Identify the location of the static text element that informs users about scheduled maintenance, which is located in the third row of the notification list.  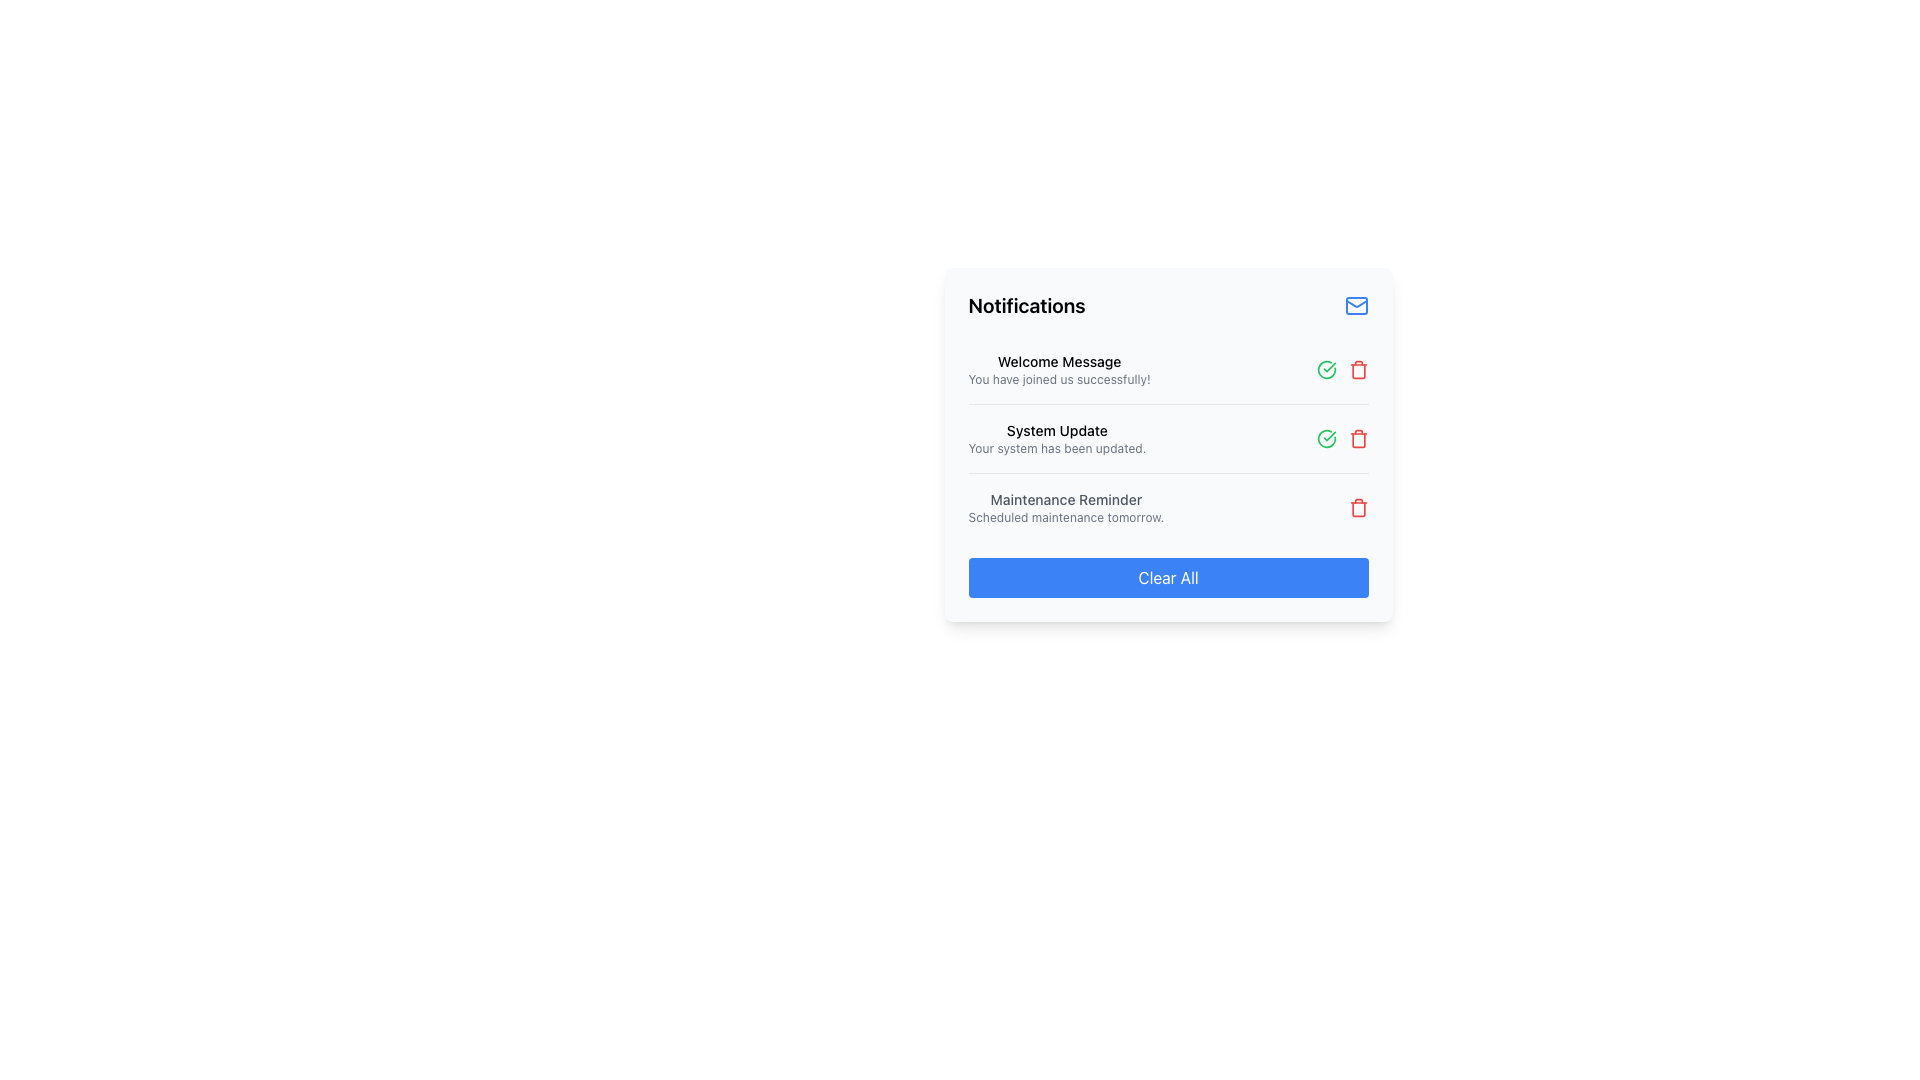
(1065, 507).